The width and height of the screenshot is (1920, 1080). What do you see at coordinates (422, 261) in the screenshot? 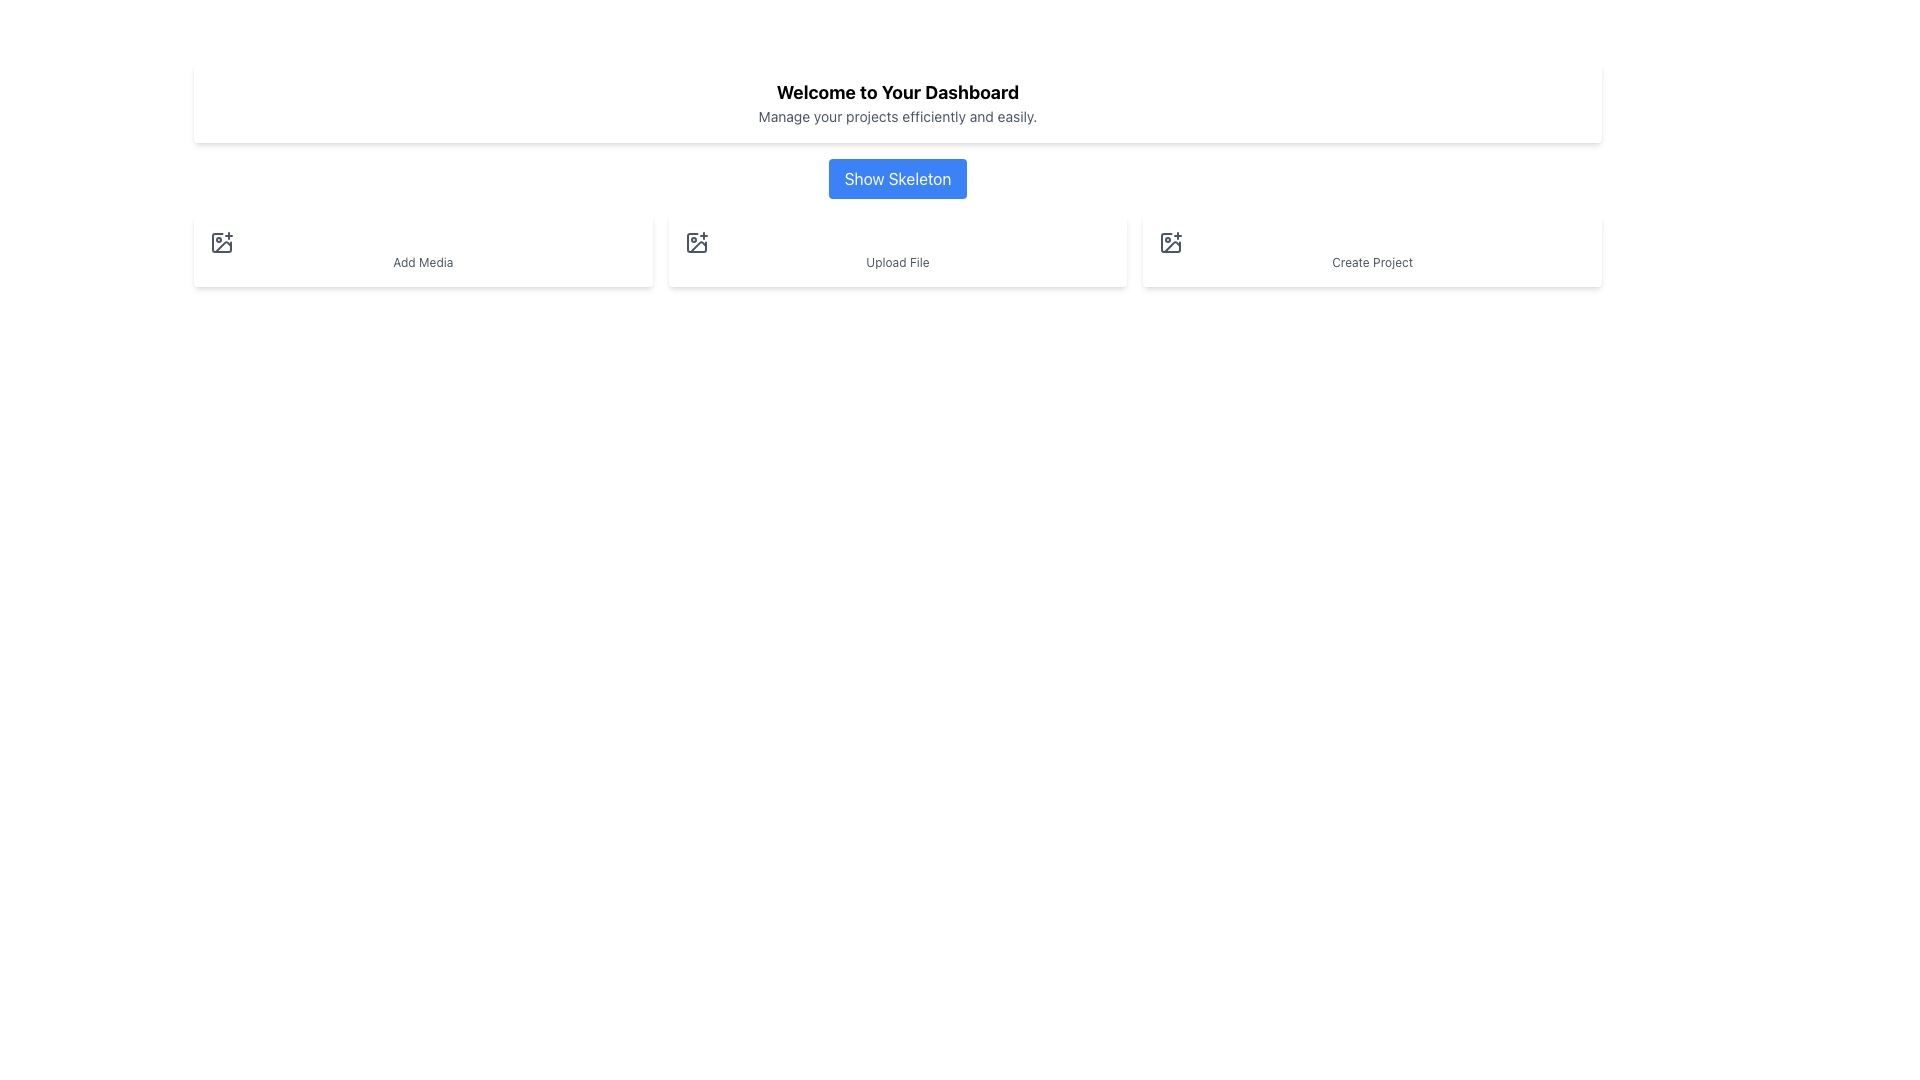
I see `the text label that provides context for the adjacent image-plus icon in the card layout` at bounding box center [422, 261].